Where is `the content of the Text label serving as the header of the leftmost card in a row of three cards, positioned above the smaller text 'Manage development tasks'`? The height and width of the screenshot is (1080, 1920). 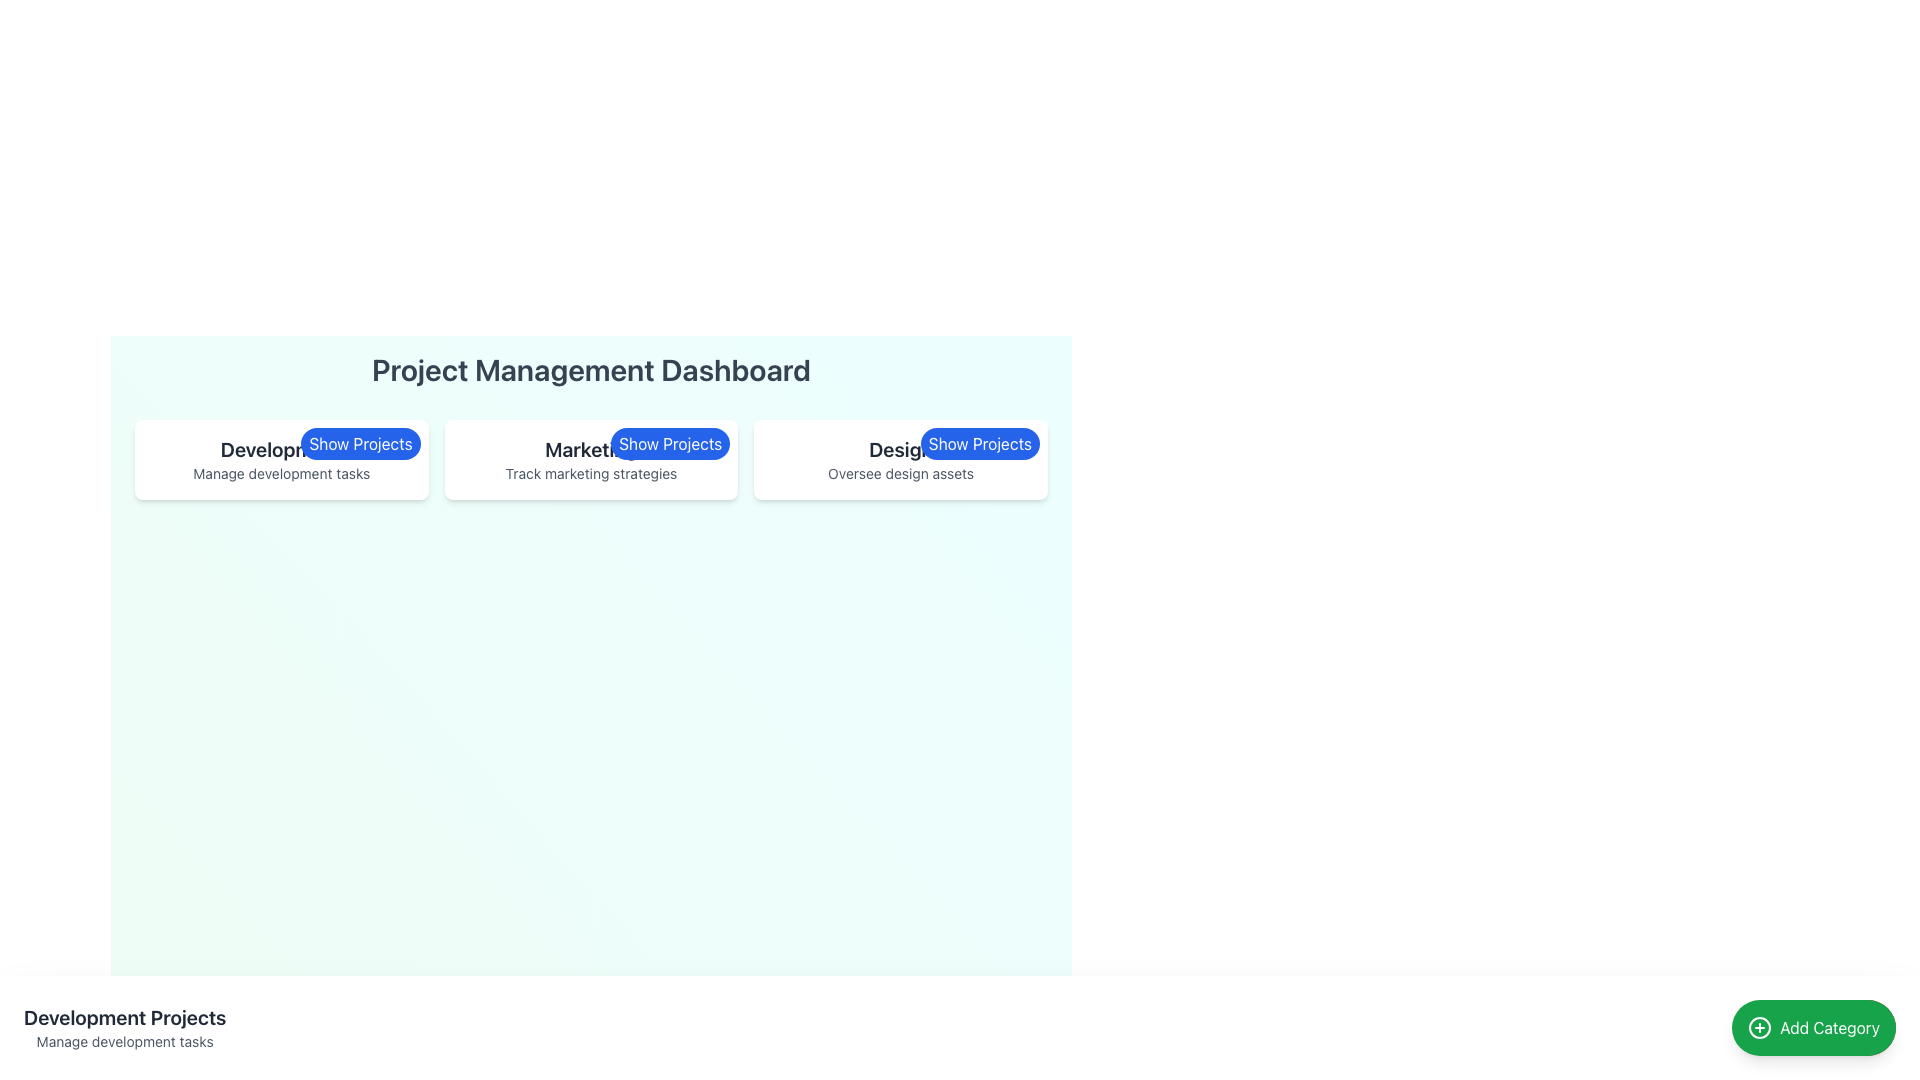 the content of the Text label serving as the header of the leftmost card in a row of three cards, positioned above the smaller text 'Manage development tasks' is located at coordinates (280, 450).